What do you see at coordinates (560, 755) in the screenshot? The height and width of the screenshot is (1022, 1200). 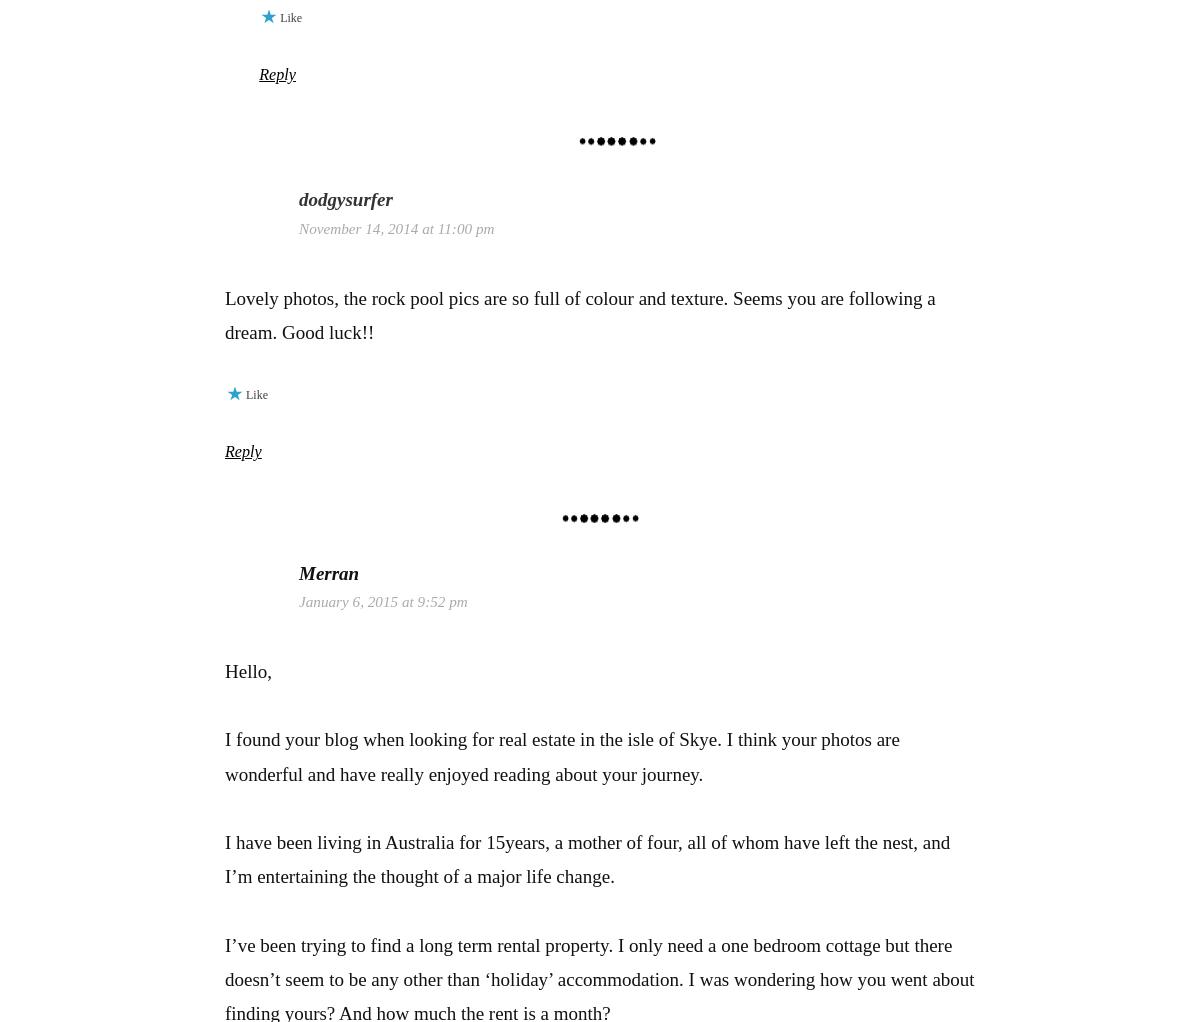 I see `'I found your blog when looking for real estate in the isle of Skye. I think your photos are wonderful and have really enjoyed reading about your journey.'` at bounding box center [560, 755].